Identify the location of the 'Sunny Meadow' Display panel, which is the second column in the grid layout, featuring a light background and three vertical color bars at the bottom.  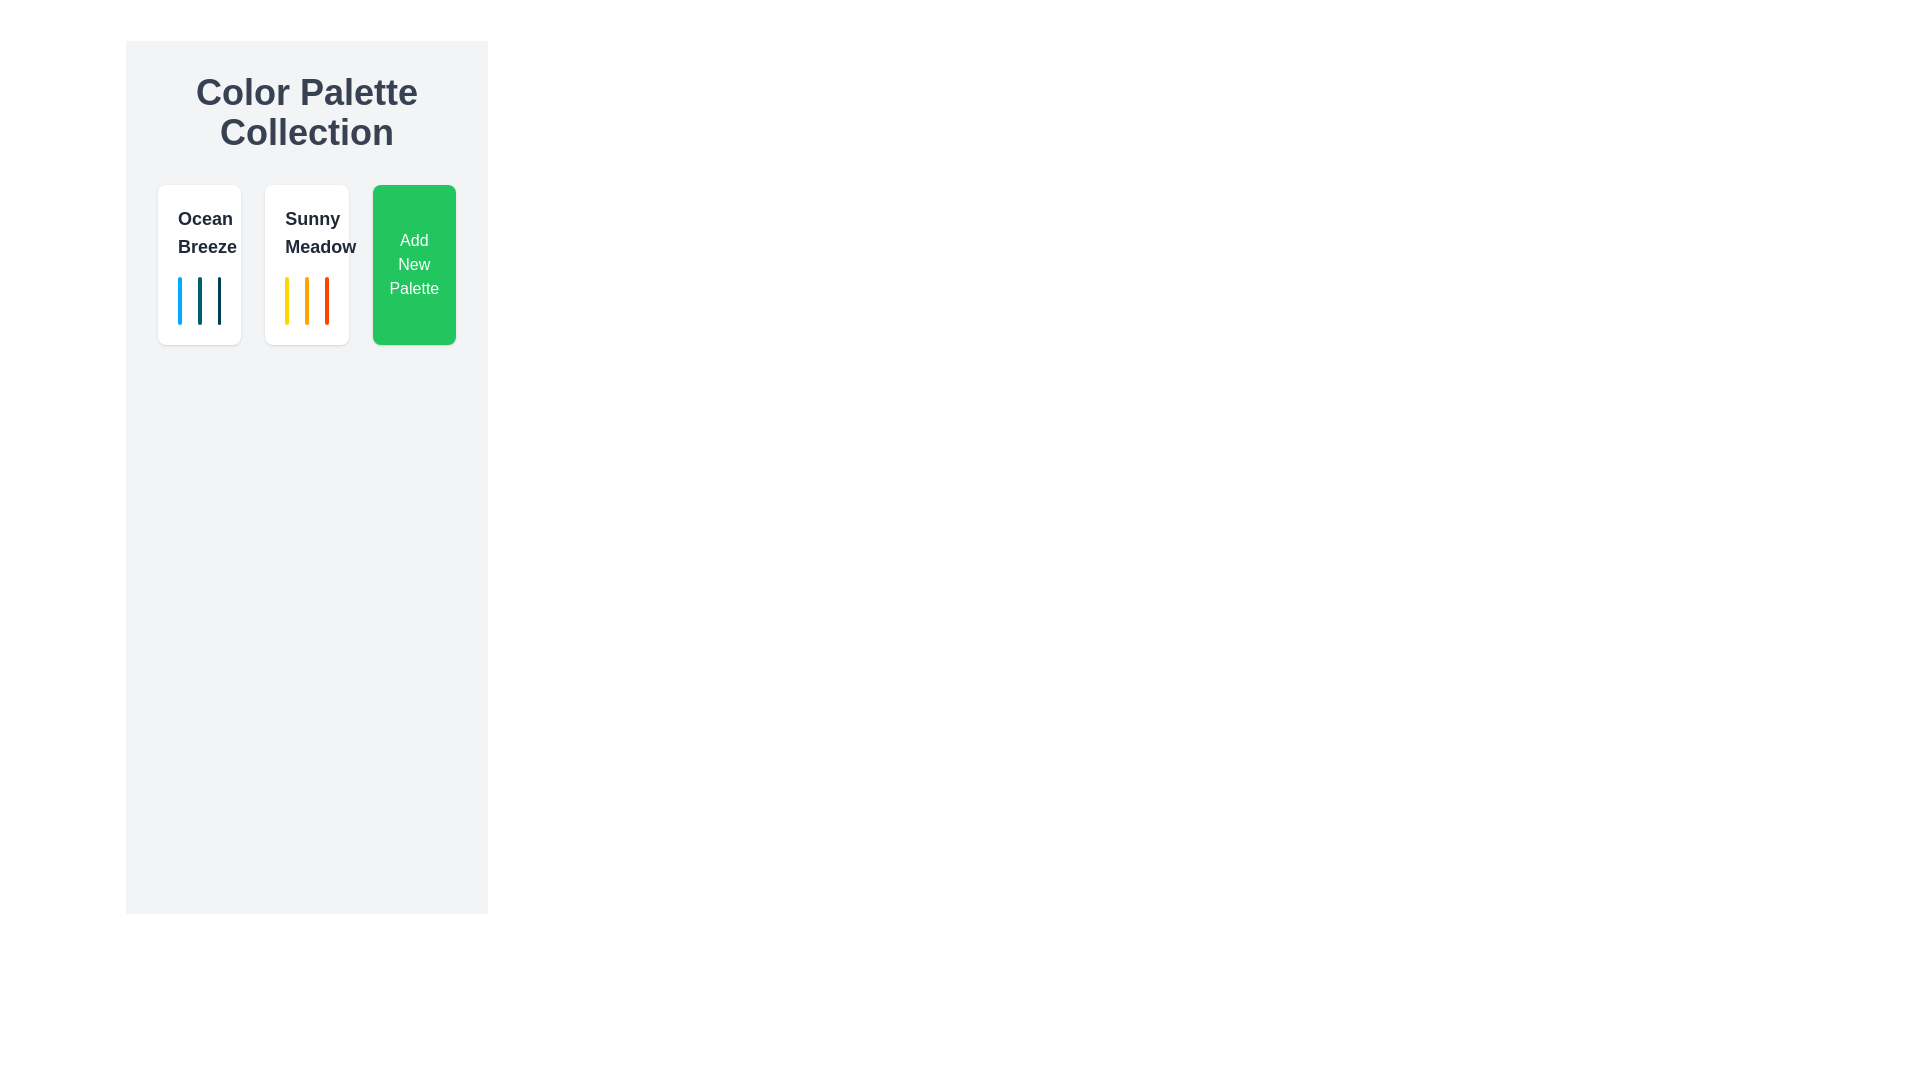
(306, 264).